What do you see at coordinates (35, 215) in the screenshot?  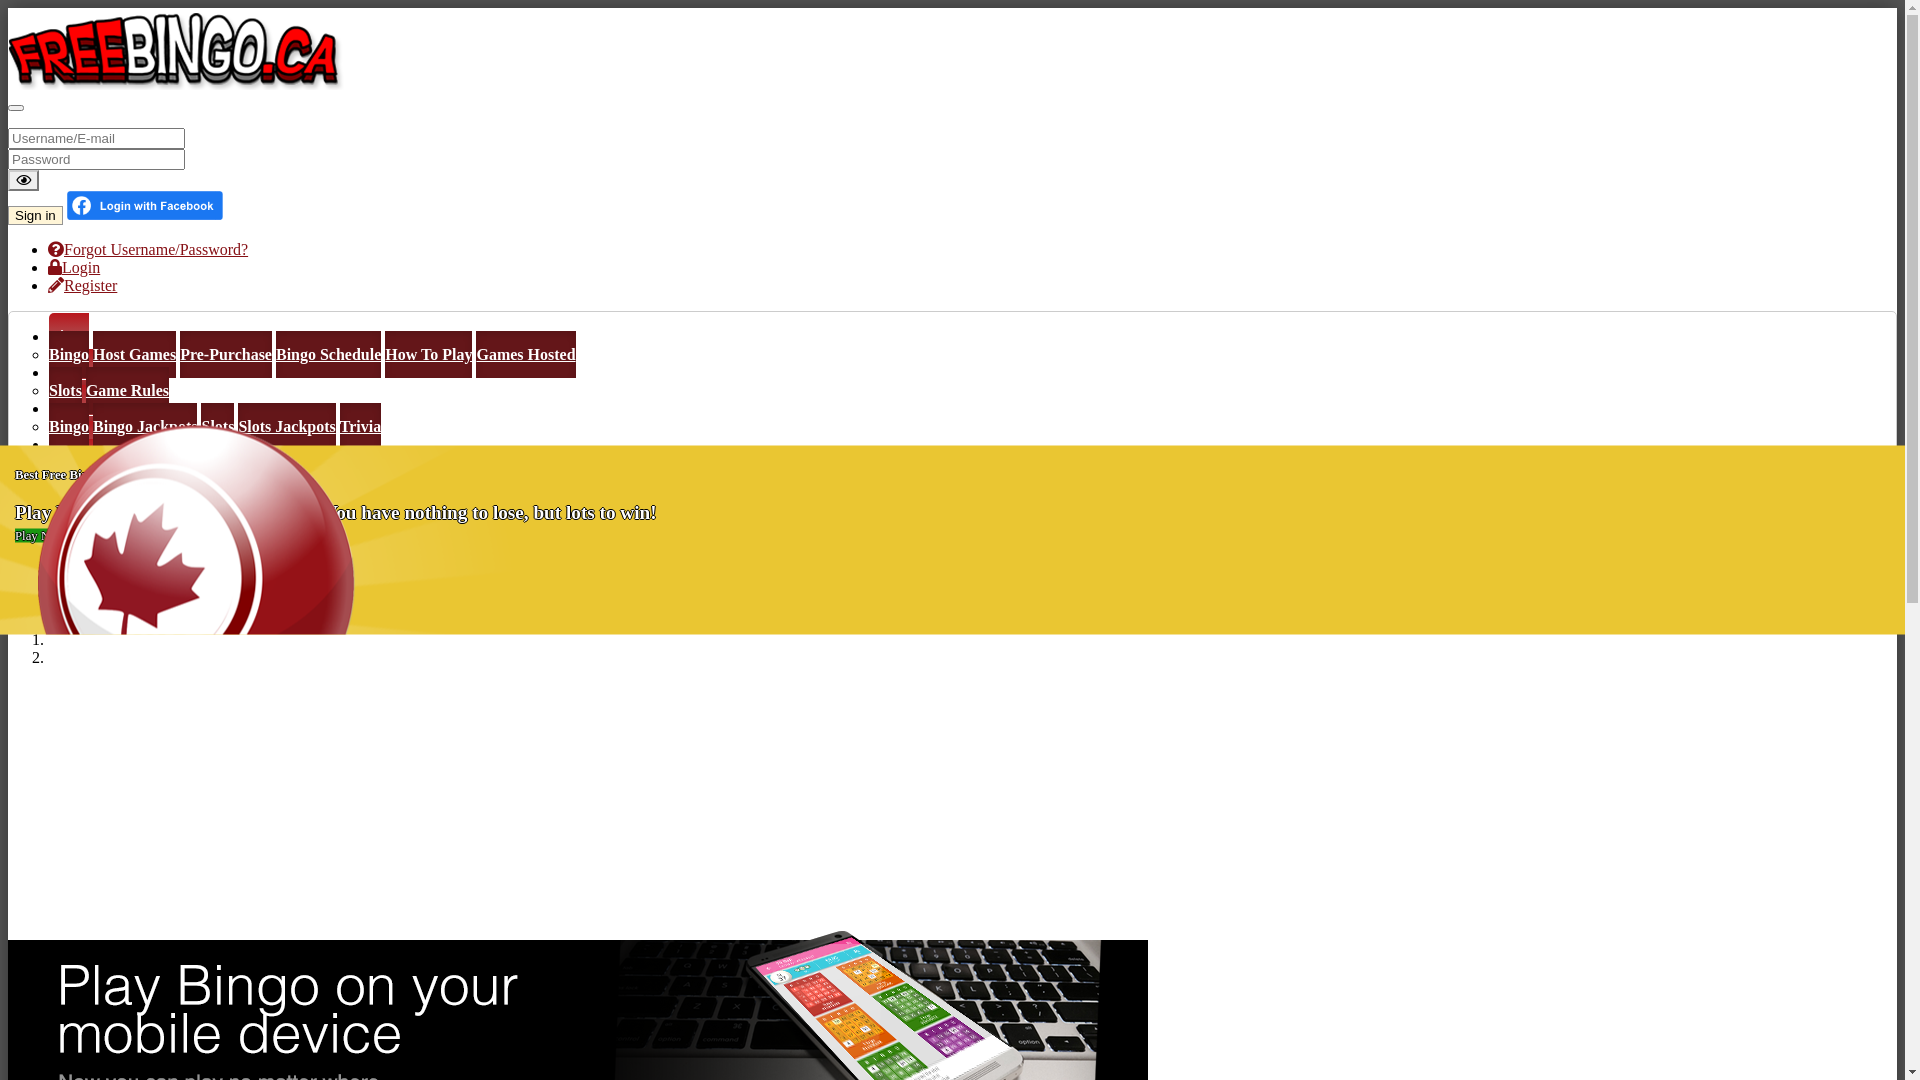 I see `'Sign in'` at bounding box center [35, 215].